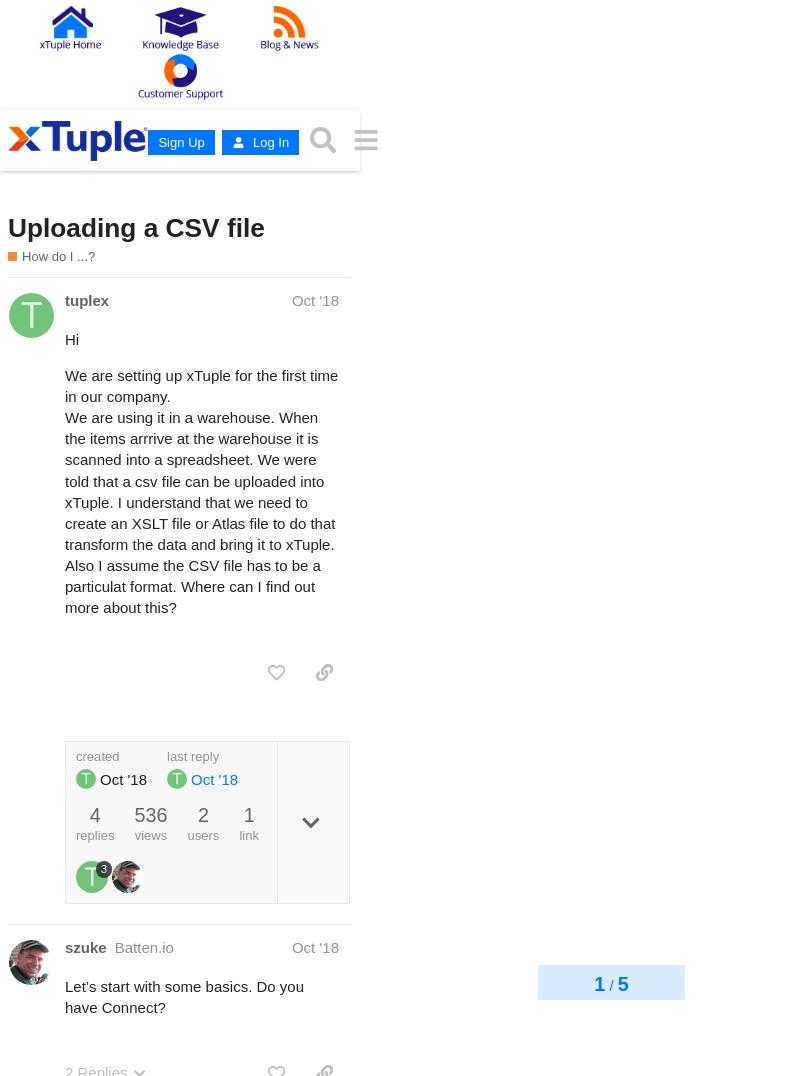 The height and width of the screenshot is (1076, 810). Describe the element at coordinates (135, 227) in the screenshot. I see `'Uploading a CSV file'` at that location.